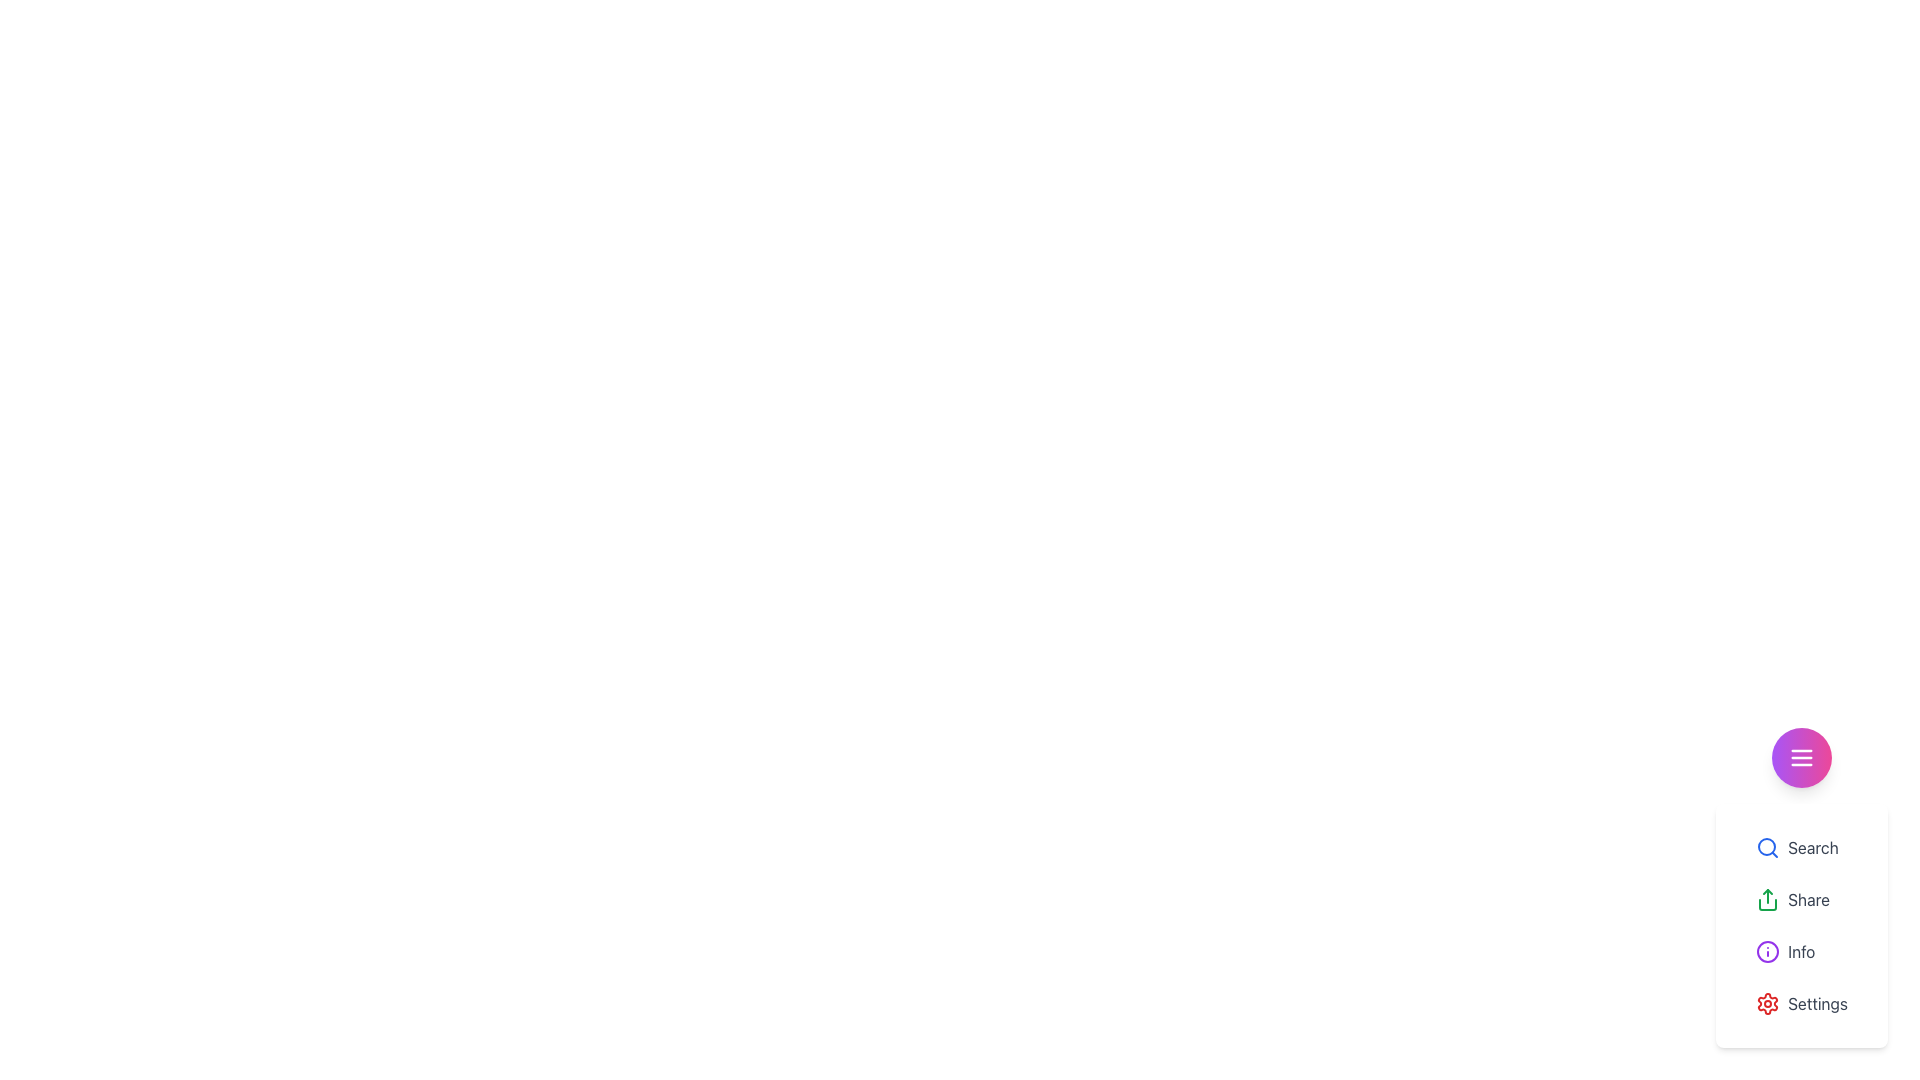  I want to click on the red gear icon in the bottom-right corner of the dropdown menu, so click(1768, 1003).